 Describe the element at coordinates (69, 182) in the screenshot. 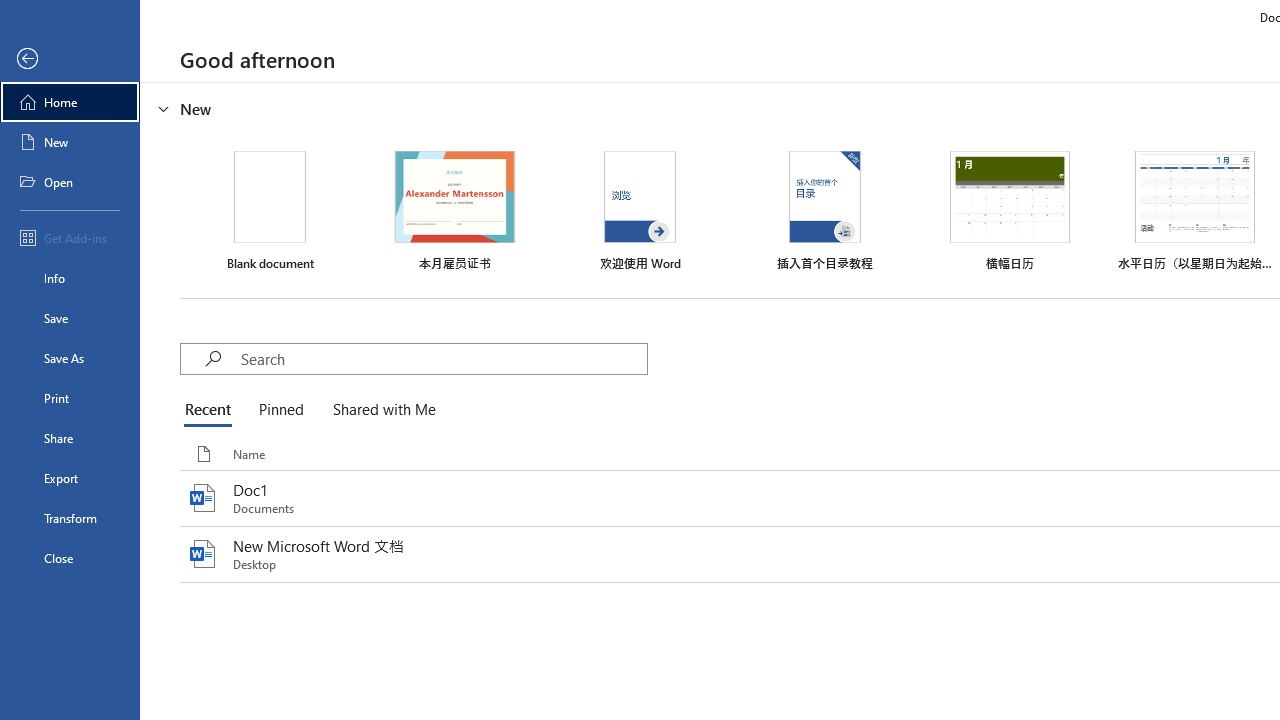

I see `'Open'` at that location.